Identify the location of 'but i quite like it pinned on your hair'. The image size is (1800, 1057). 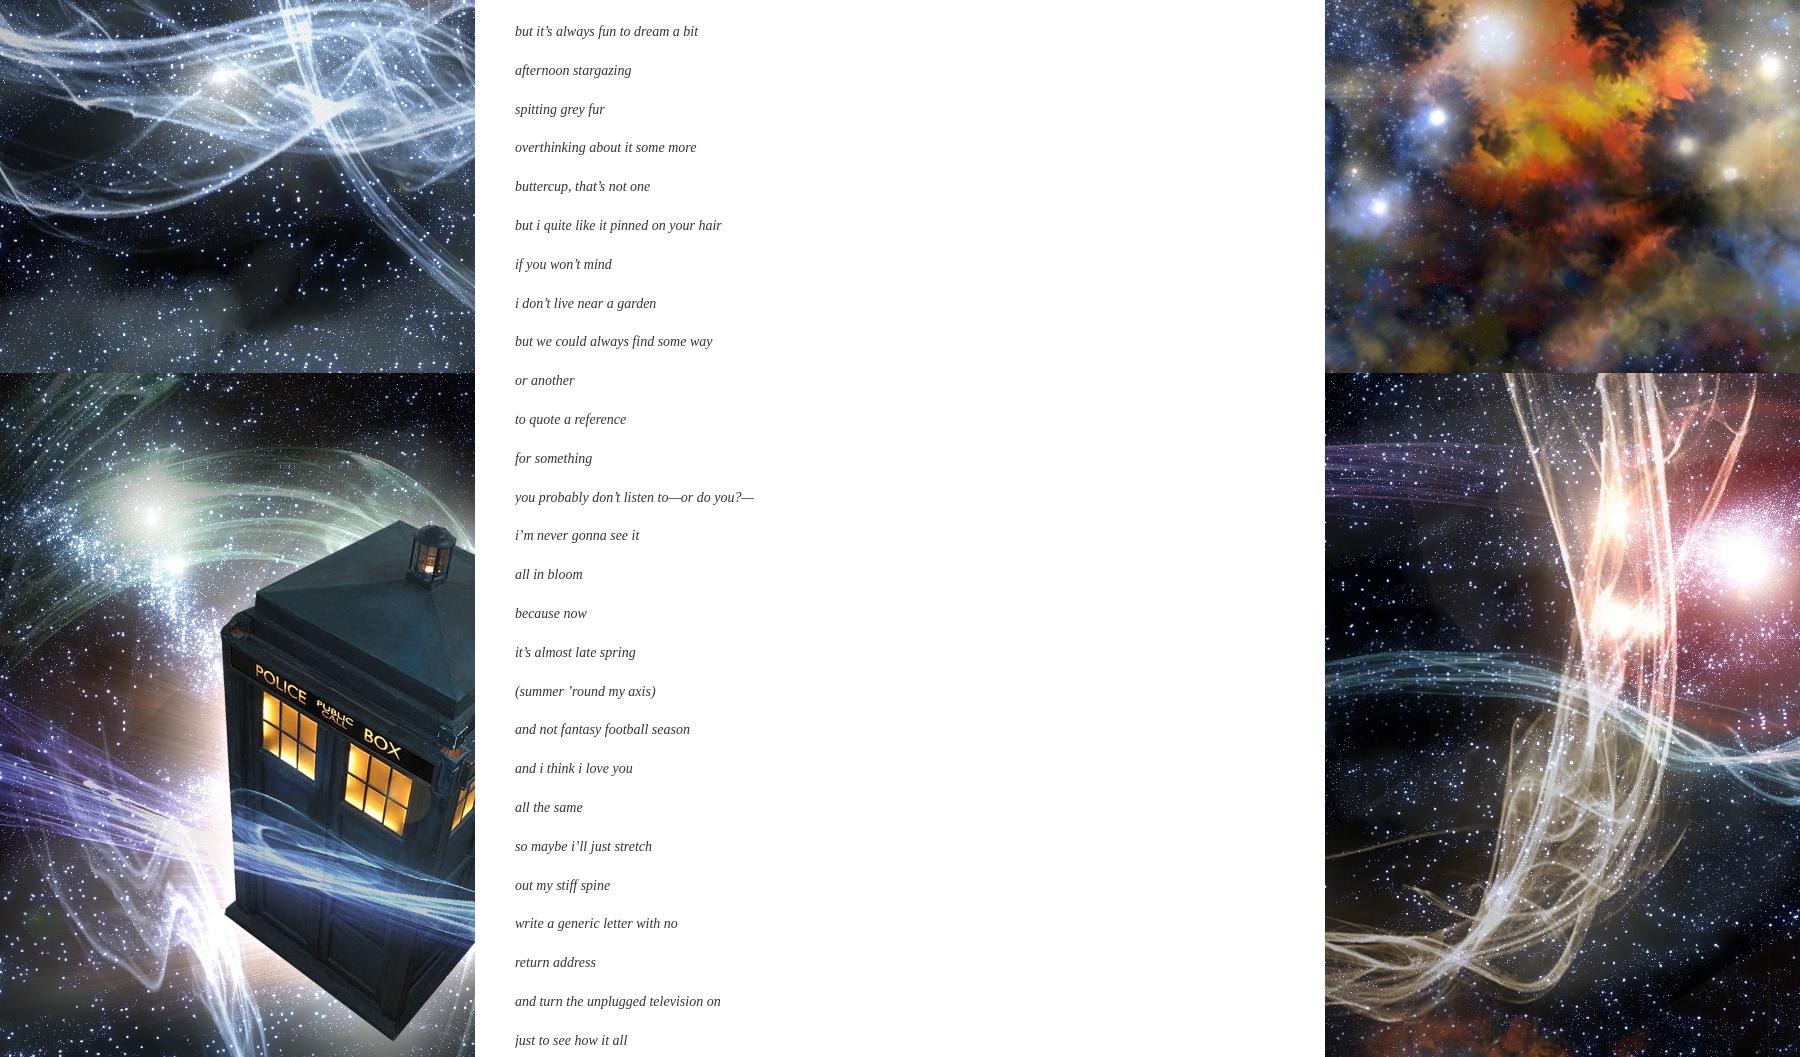
(513, 1034).